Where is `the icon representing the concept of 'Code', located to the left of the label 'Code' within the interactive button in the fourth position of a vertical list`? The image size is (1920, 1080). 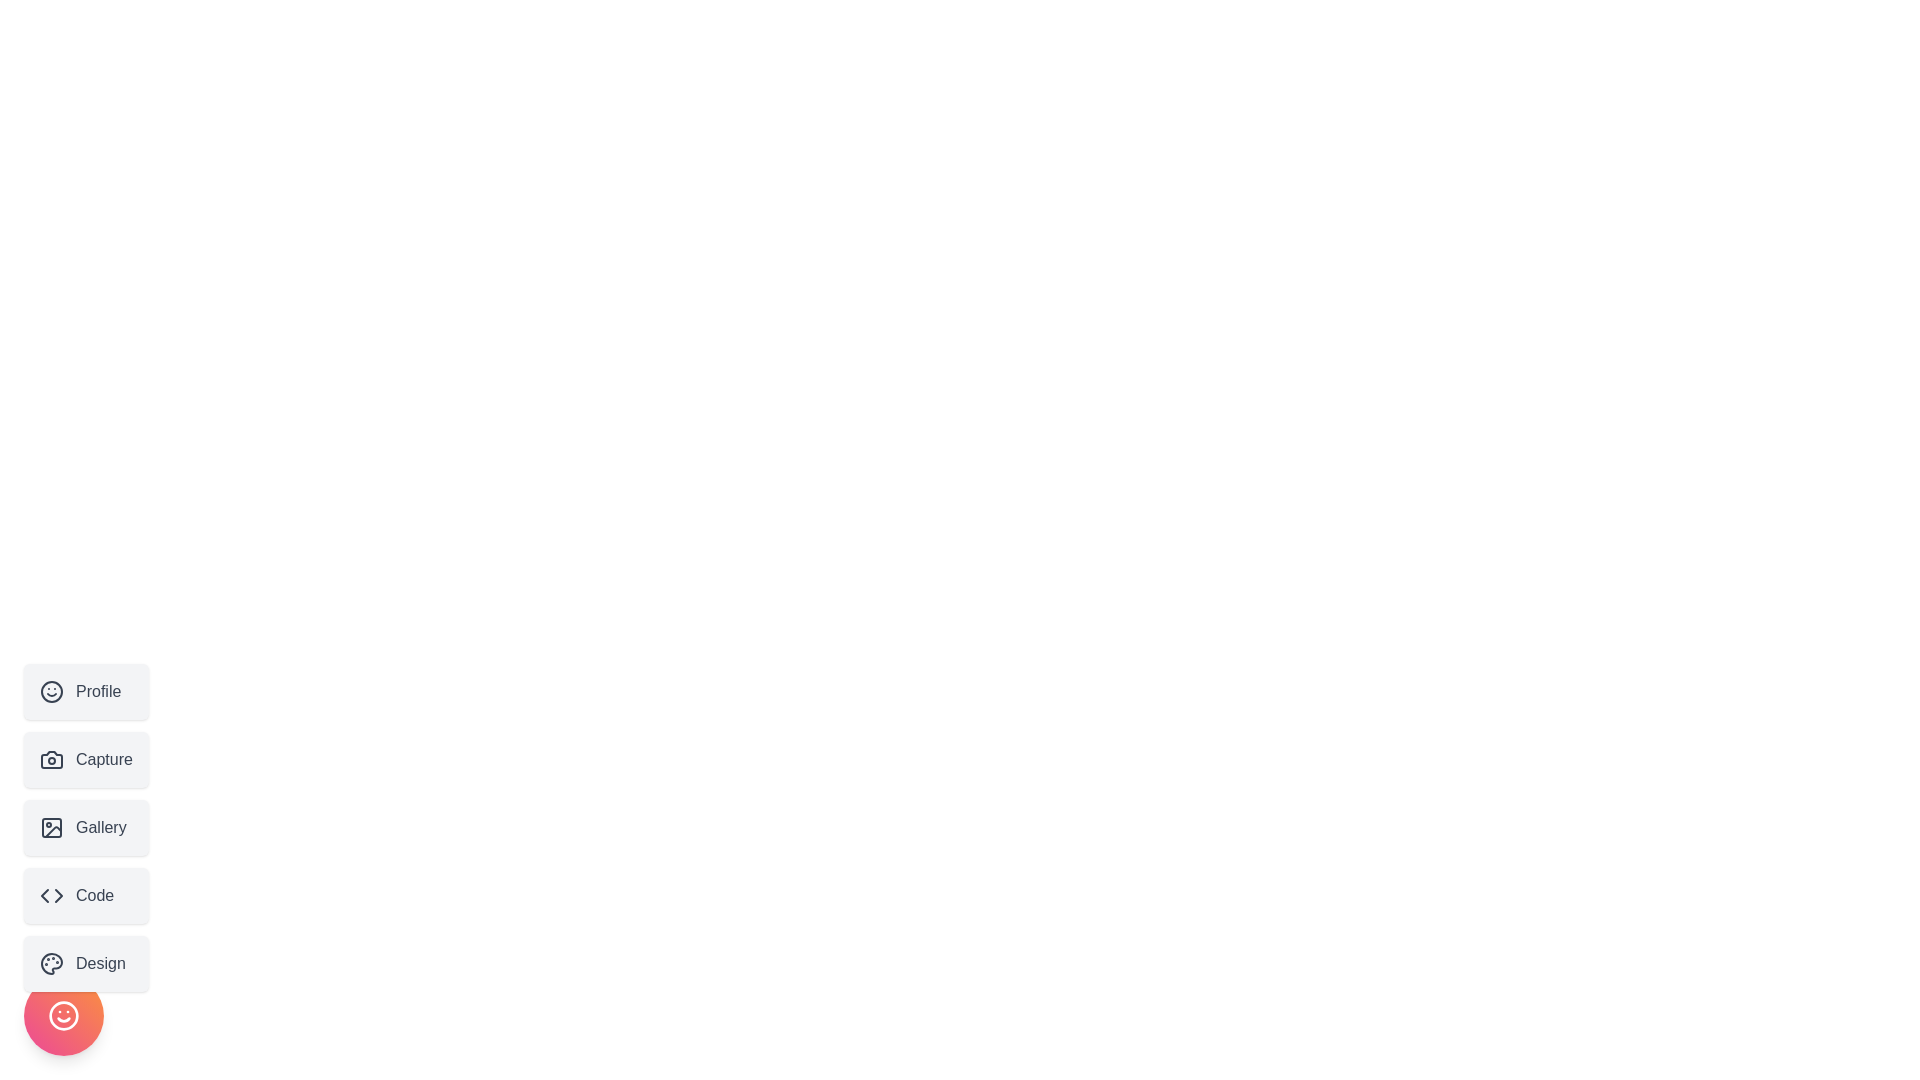 the icon representing the concept of 'Code', located to the left of the label 'Code' within the interactive button in the fourth position of a vertical list is located at coordinates (52, 894).